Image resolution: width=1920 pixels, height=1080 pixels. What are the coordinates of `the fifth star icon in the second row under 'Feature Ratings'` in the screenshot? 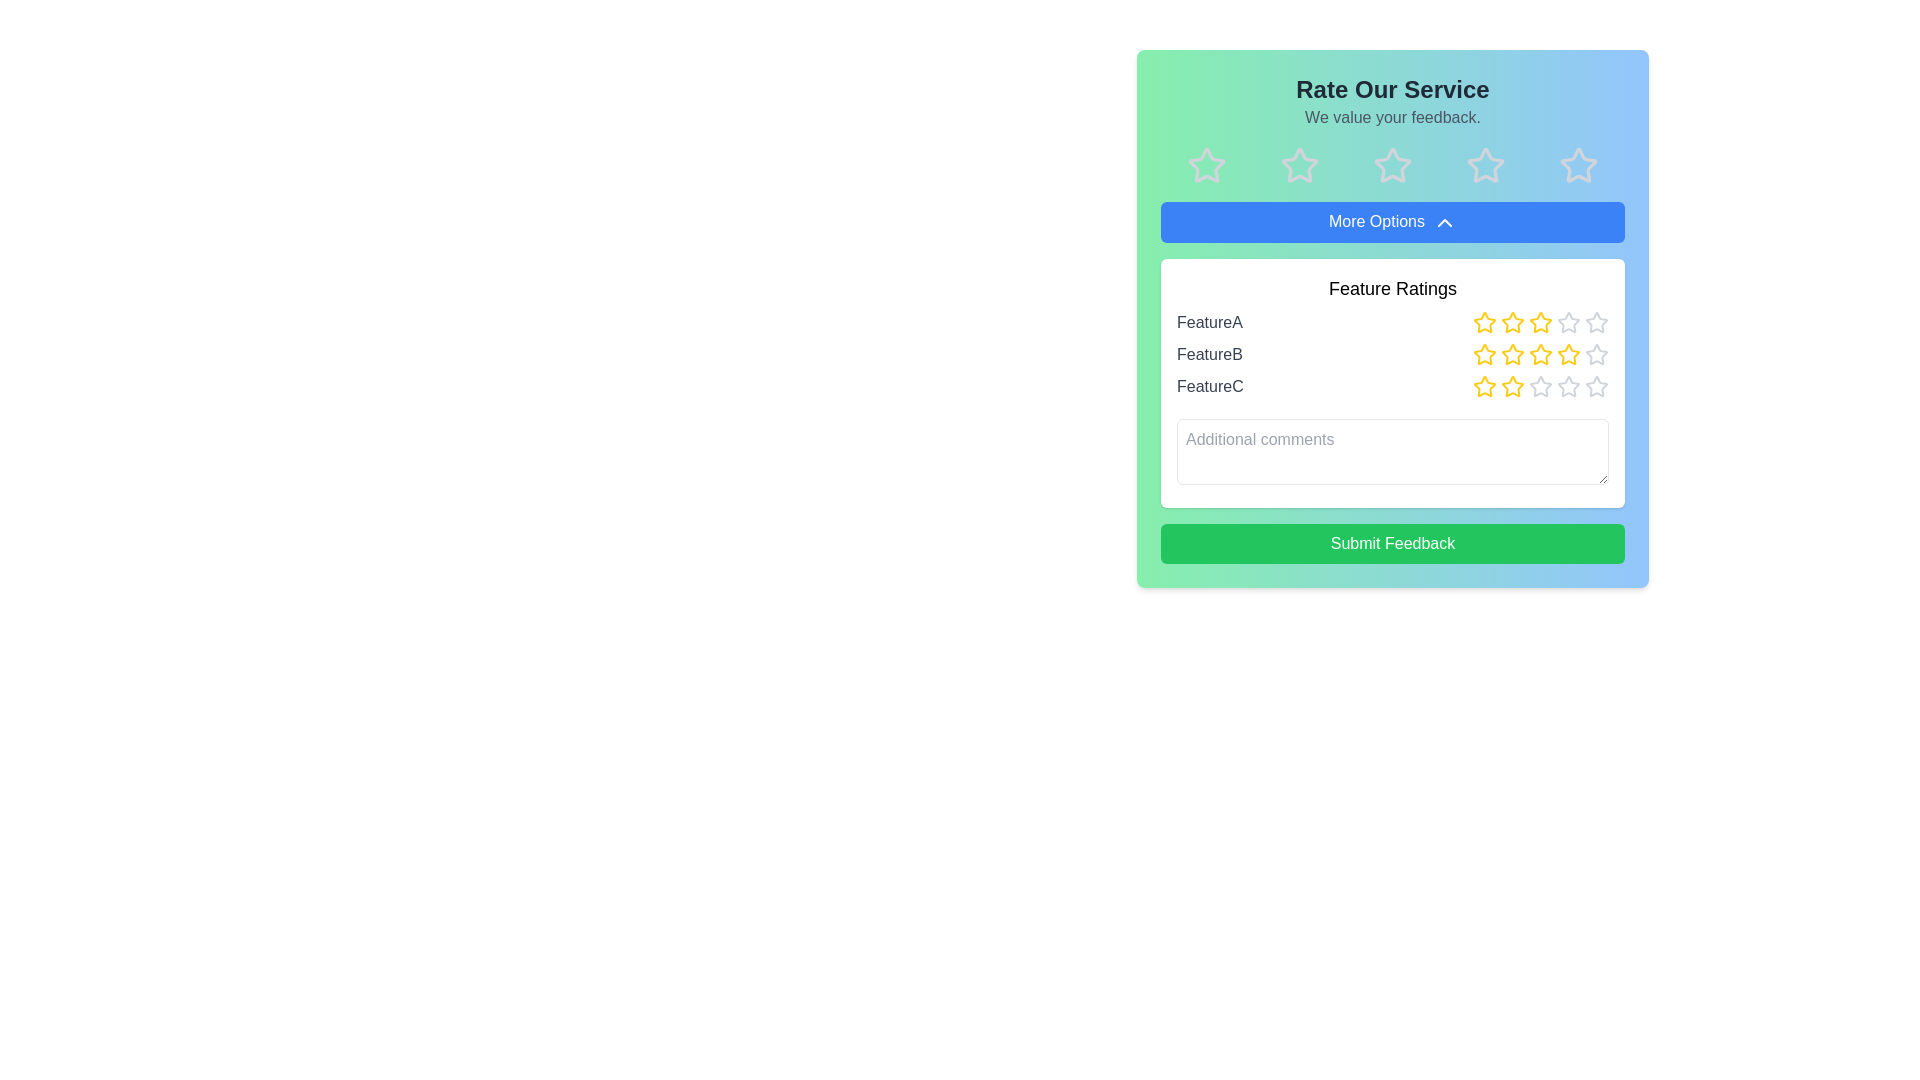 It's located at (1568, 320).